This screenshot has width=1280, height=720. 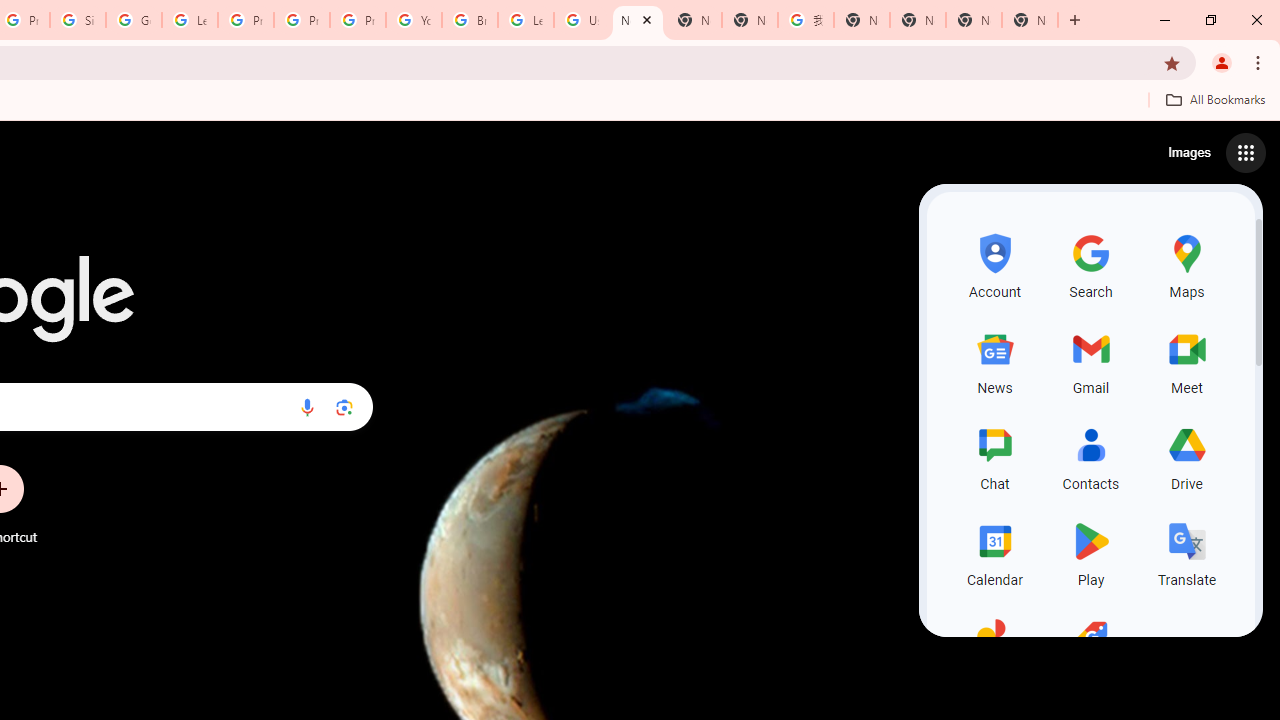 What do you see at coordinates (995, 262) in the screenshot?
I see `'Account, row 1 of 5 and column 1 of 3 in the first section'` at bounding box center [995, 262].